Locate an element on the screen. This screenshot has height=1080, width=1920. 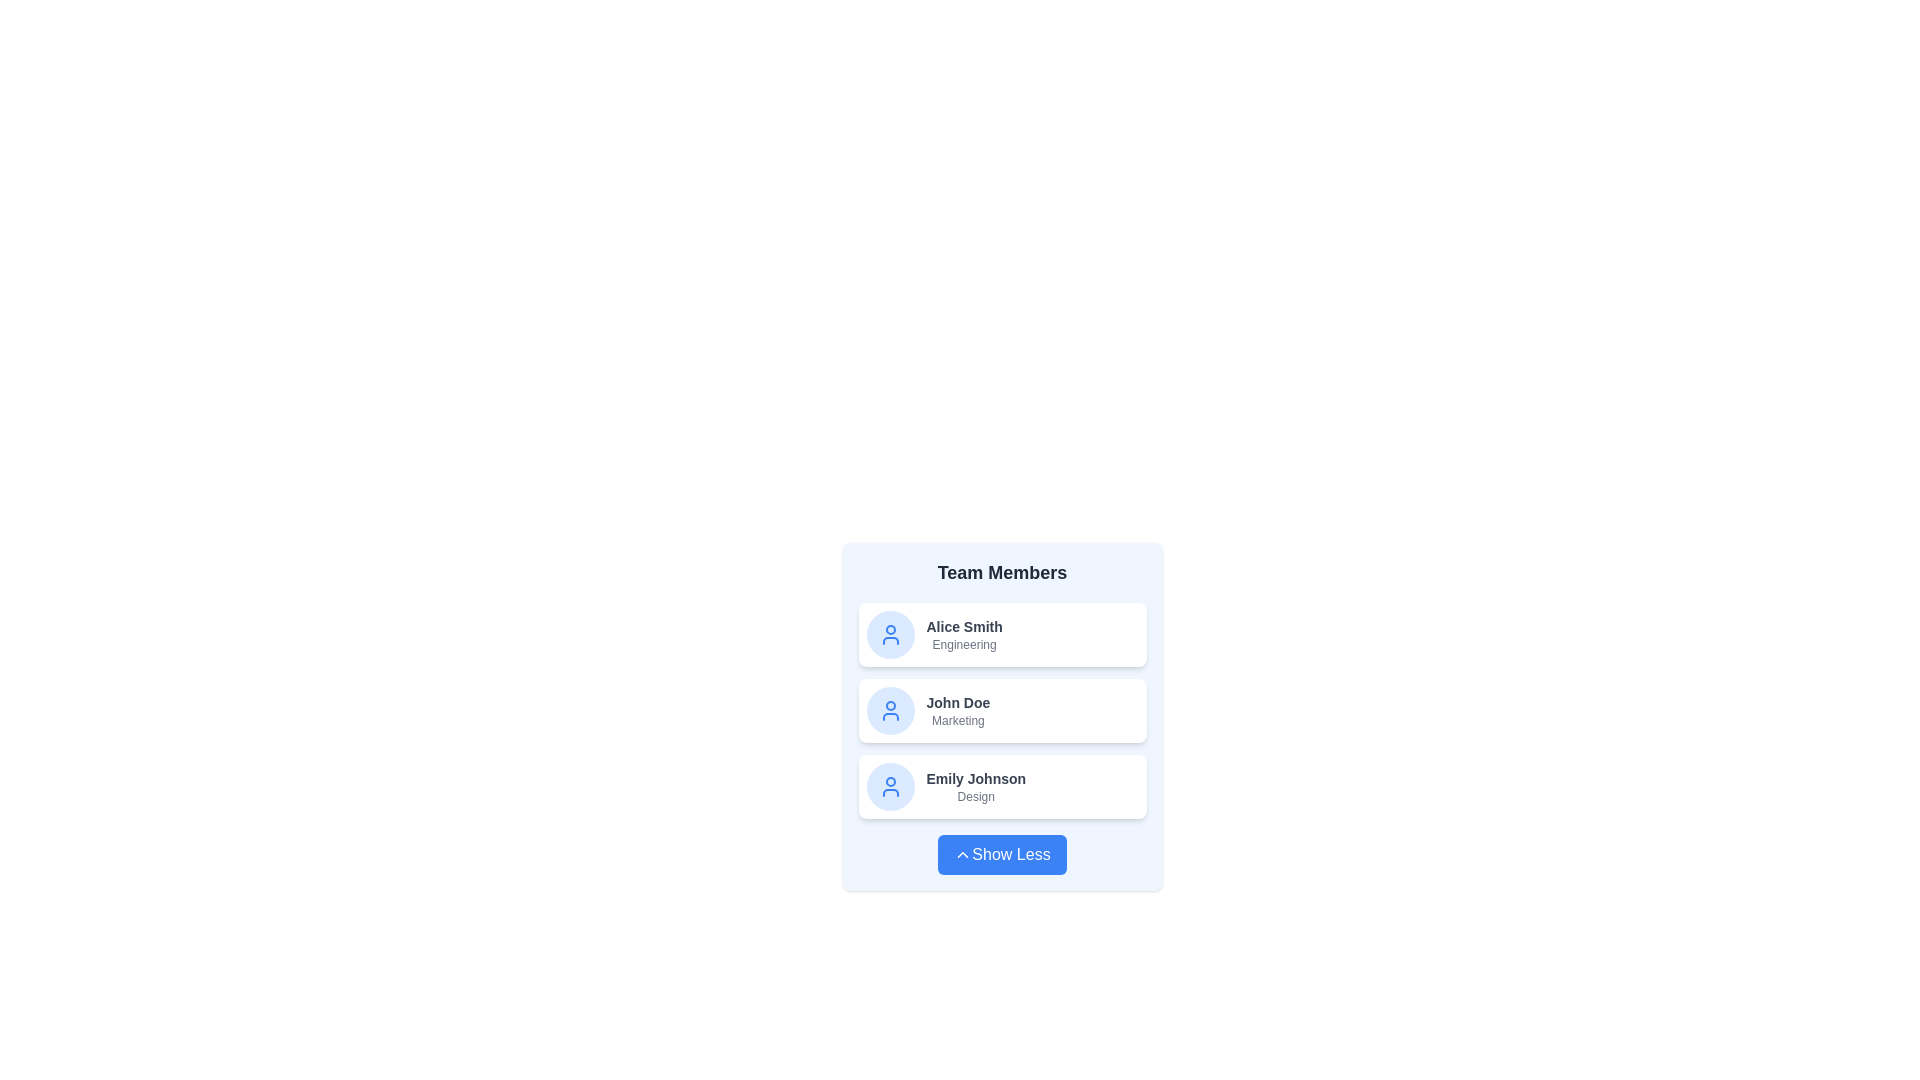
the Text Display element that shows the name and role of a team member, located in the second card of the 'Team Members' section, between 'Alice Smith' and 'Emily Johnson' is located at coordinates (957, 709).